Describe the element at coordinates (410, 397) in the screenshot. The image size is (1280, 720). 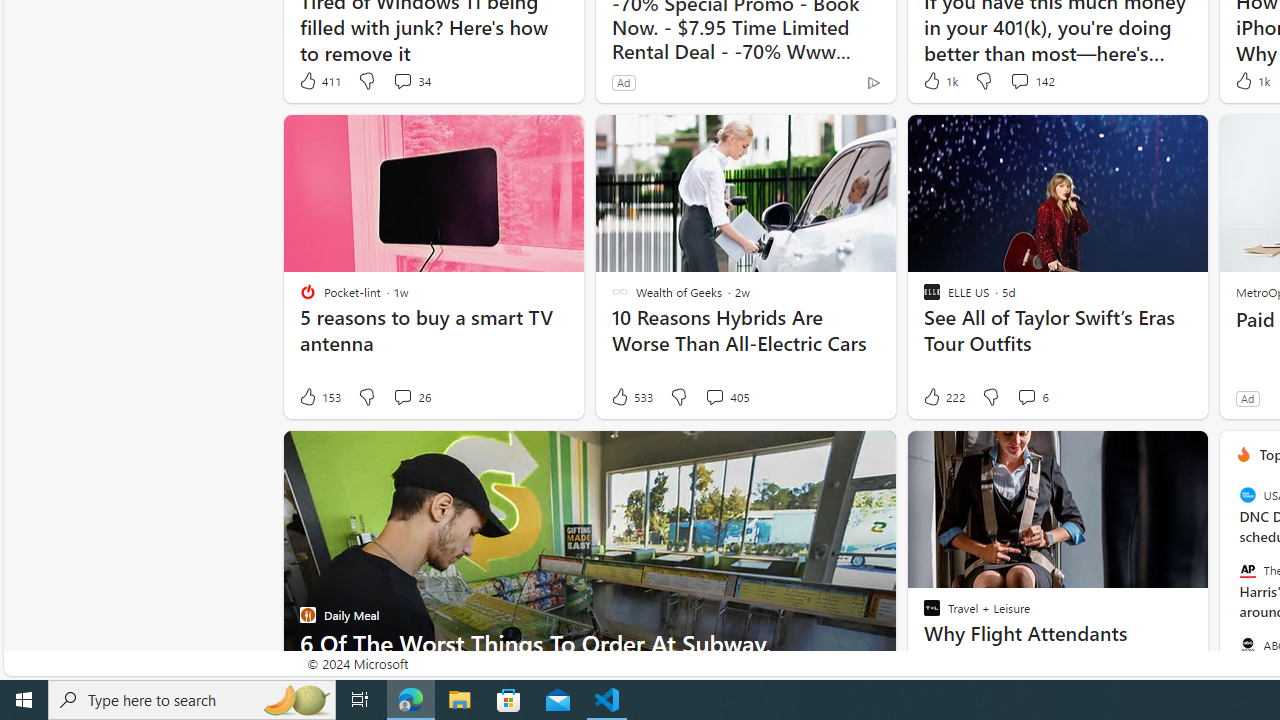
I see `'View comments 26 Comment'` at that location.